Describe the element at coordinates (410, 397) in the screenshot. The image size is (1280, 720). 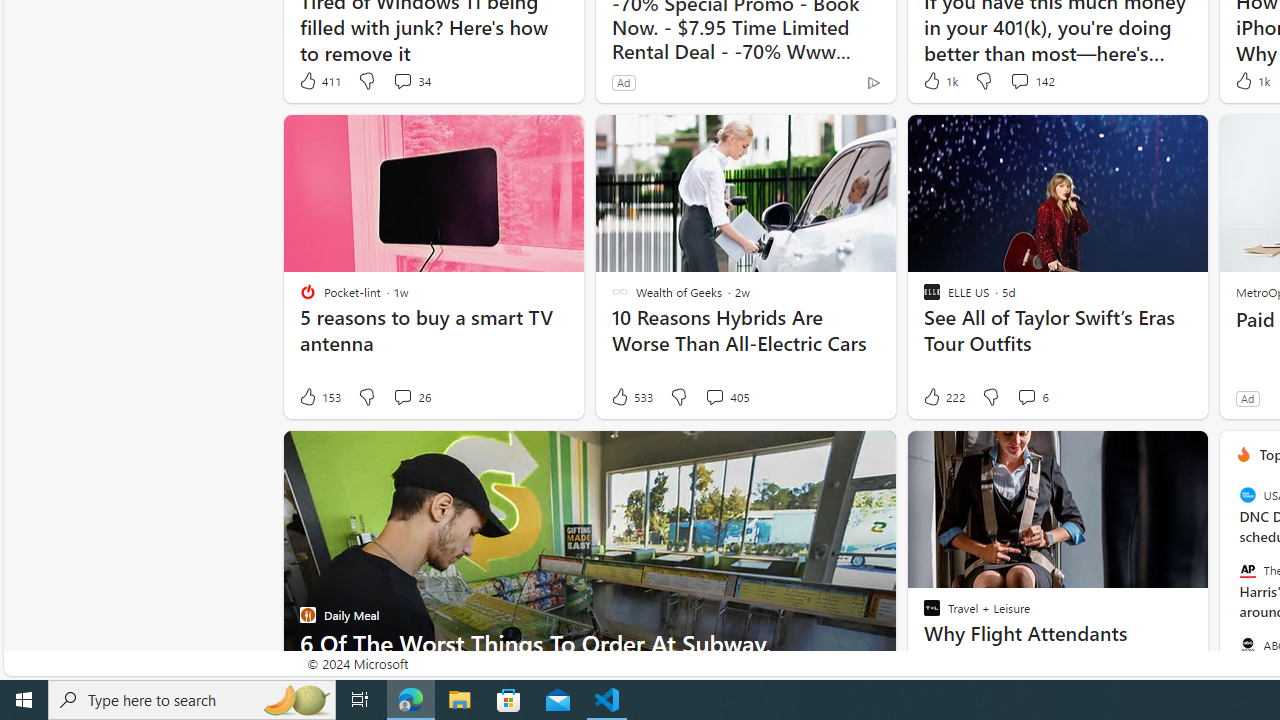
I see `'View comments 26 Comment'` at that location.